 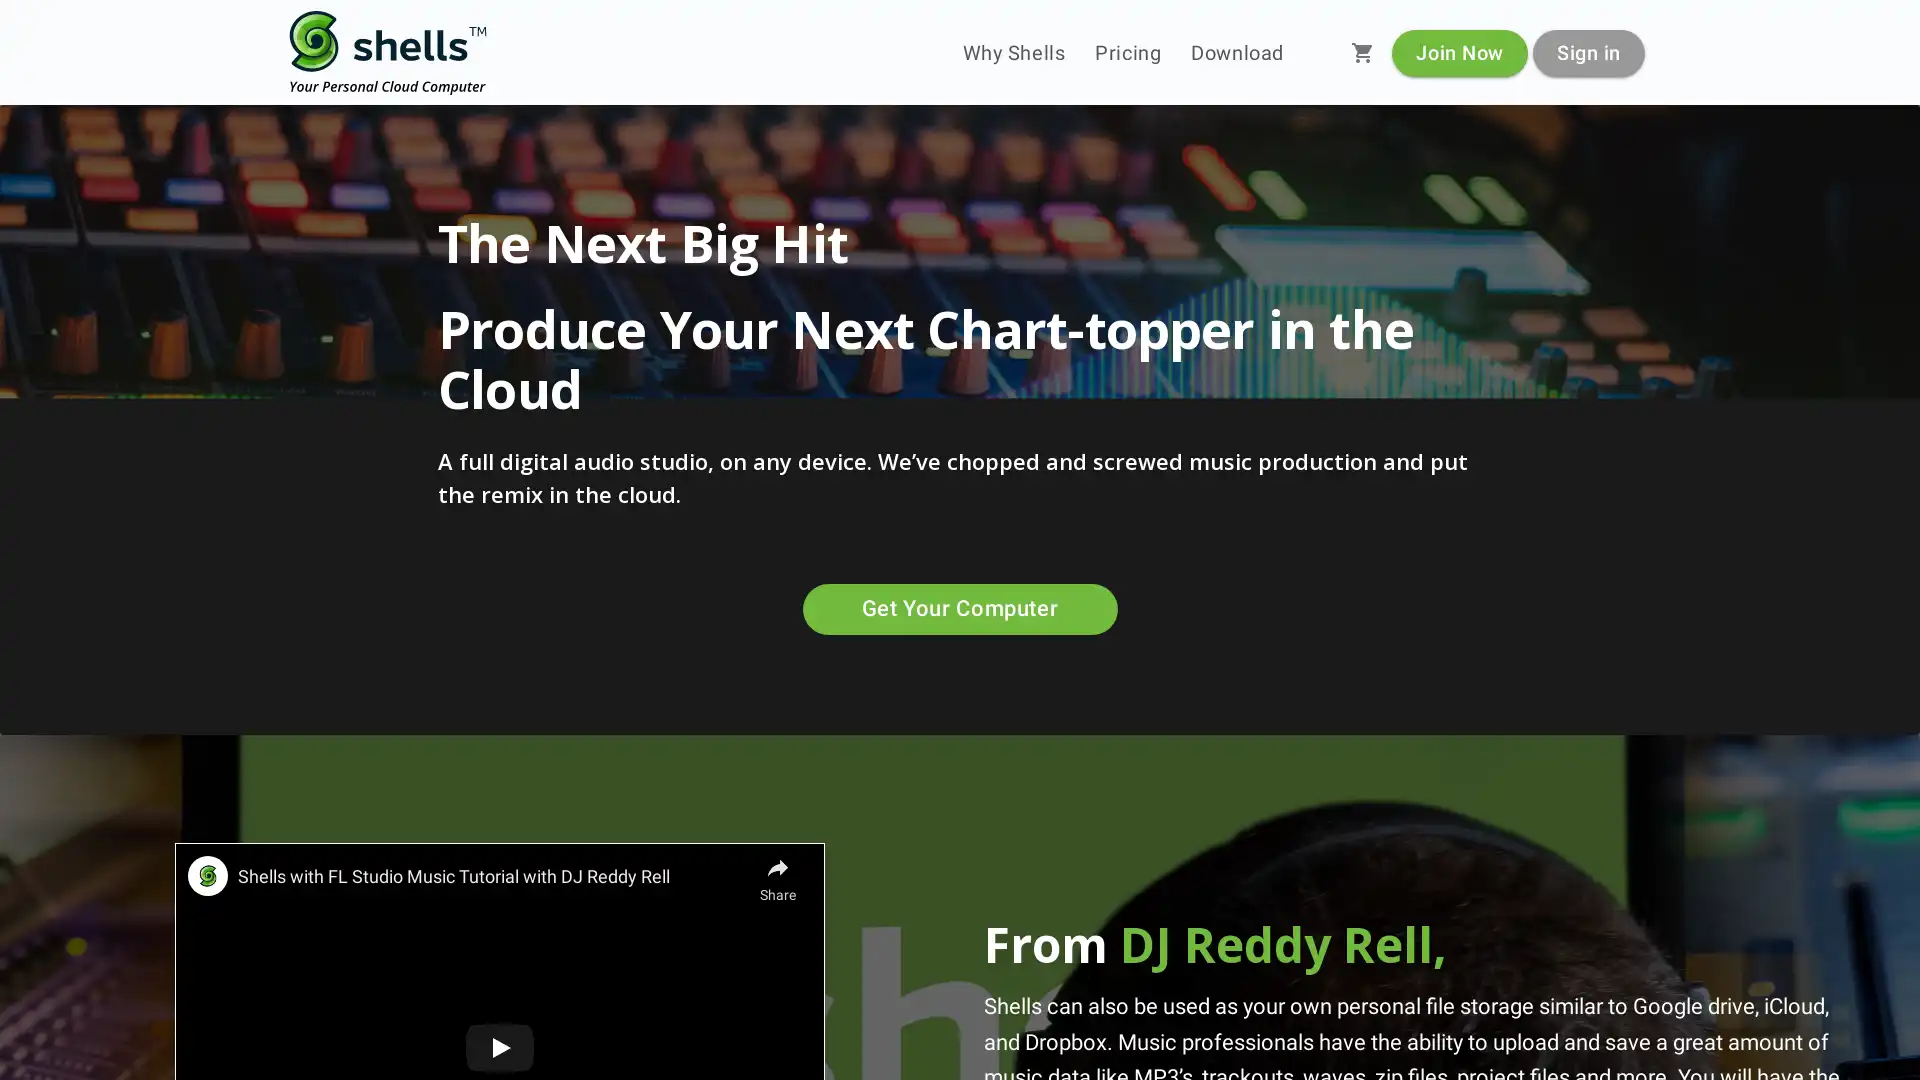 What do you see at coordinates (1459, 51) in the screenshot?
I see `Join Now` at bounding box center [1459, 51].